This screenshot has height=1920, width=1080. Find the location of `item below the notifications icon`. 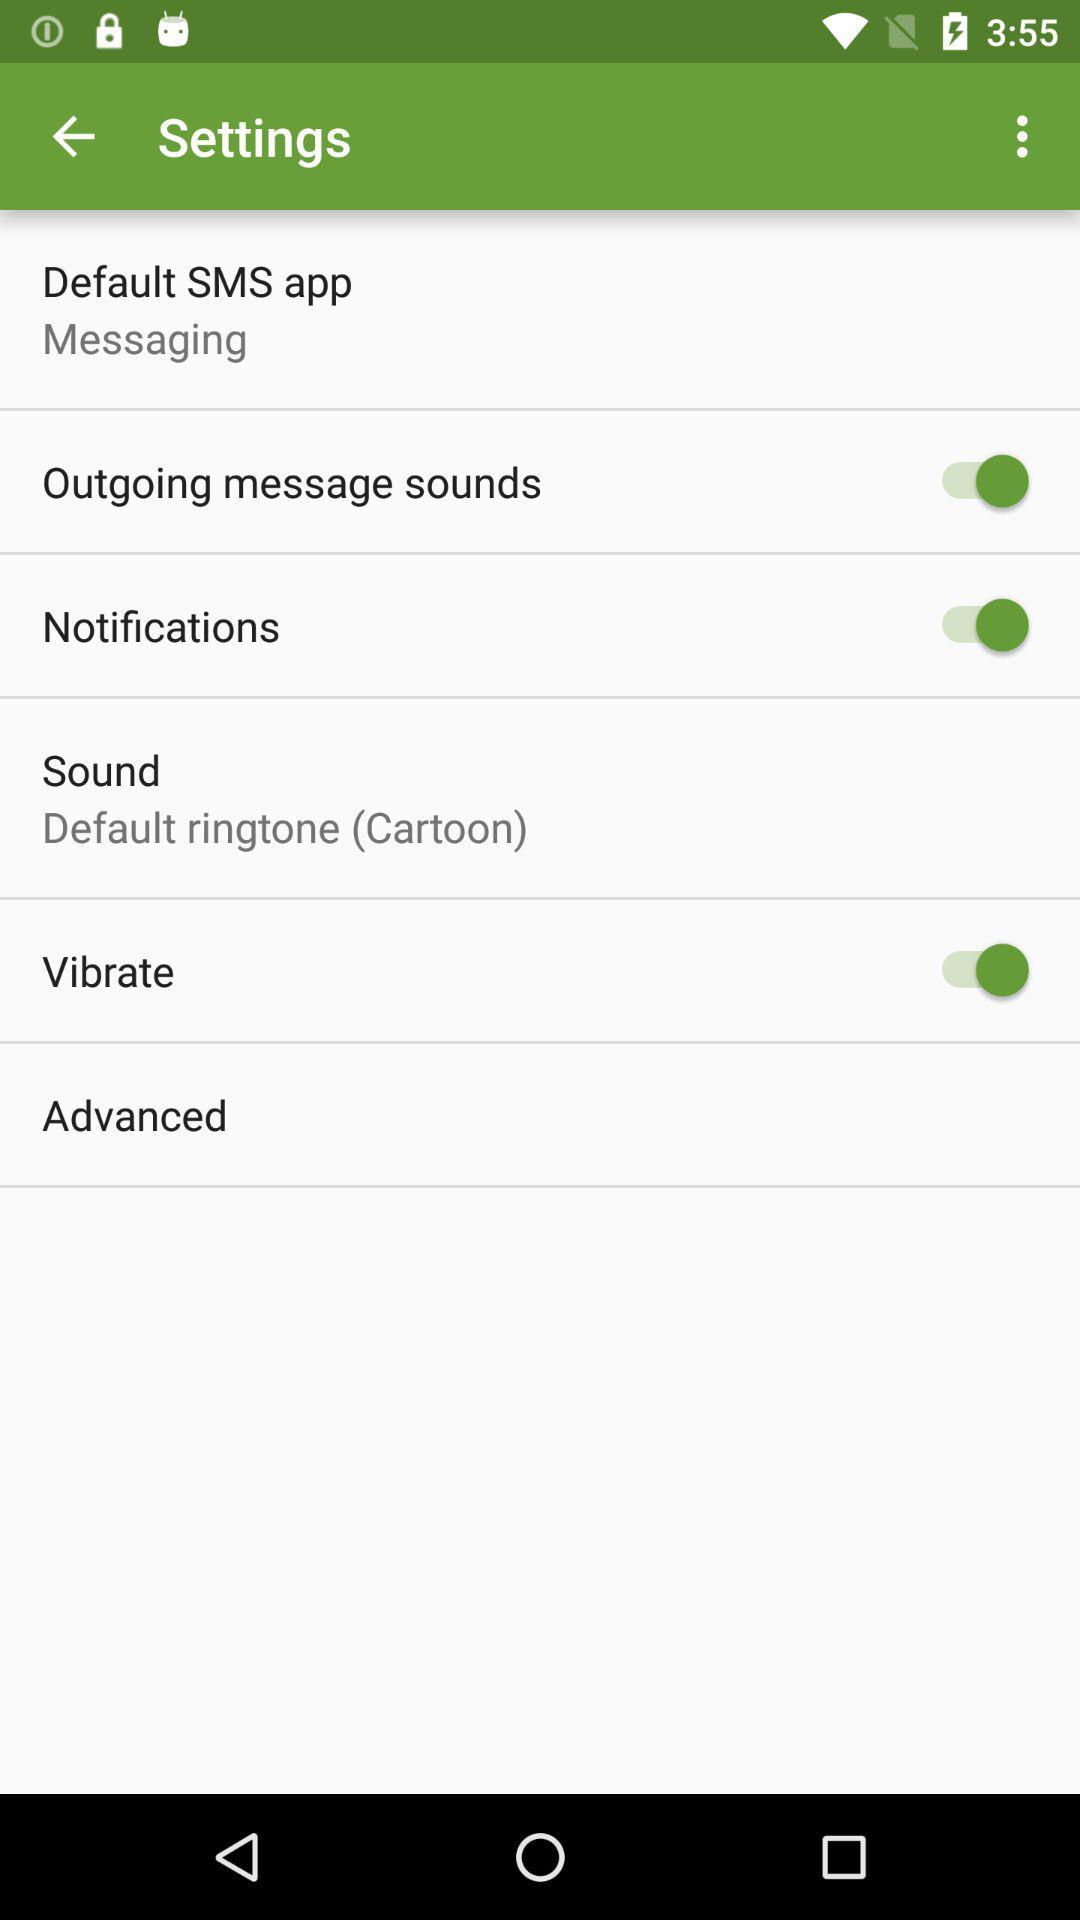

item below the notifications icon is located at coordinates (101, 768).